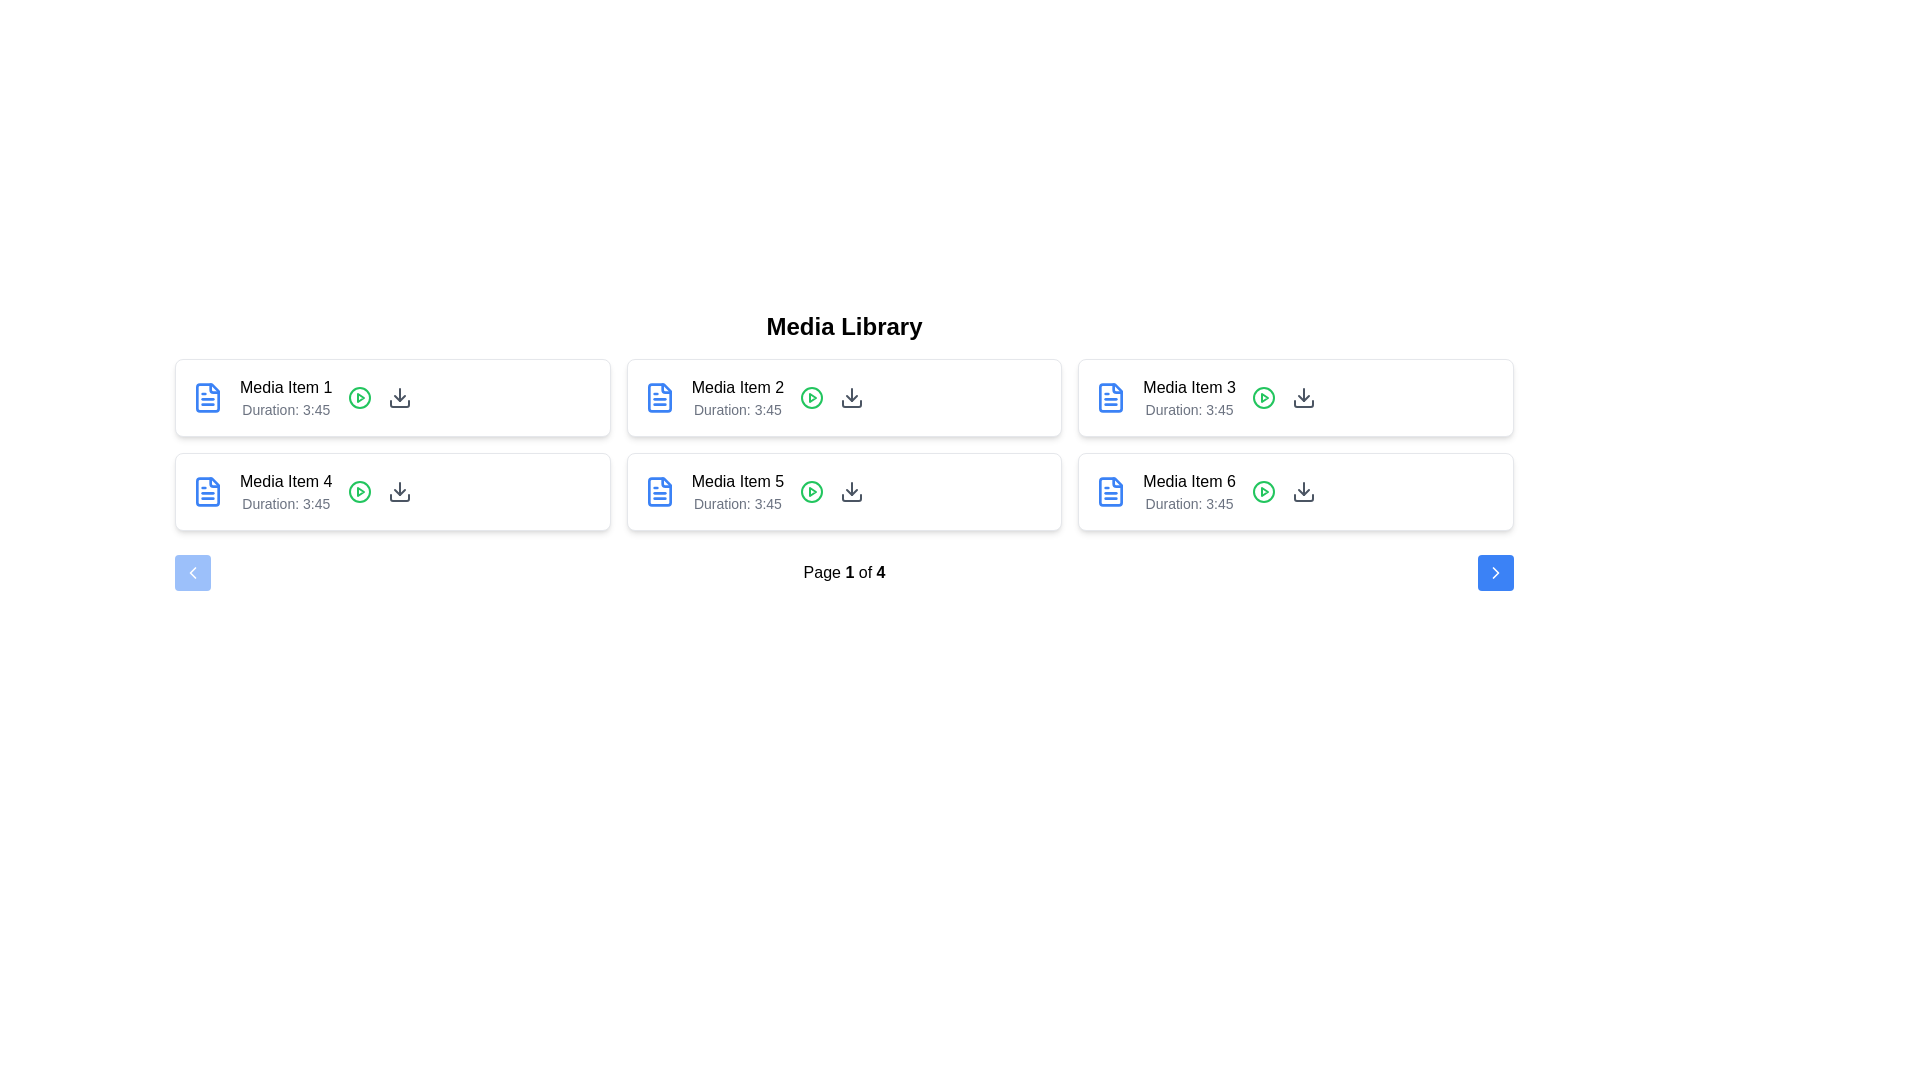 This screenshot has width=1920, height=1080. Describe the element at coordinates (1189, 492) in the screenshot. I see `and drag the styled text block displaying the title and duration of the media item, located in the bottom right card of the grid layout` at that location.